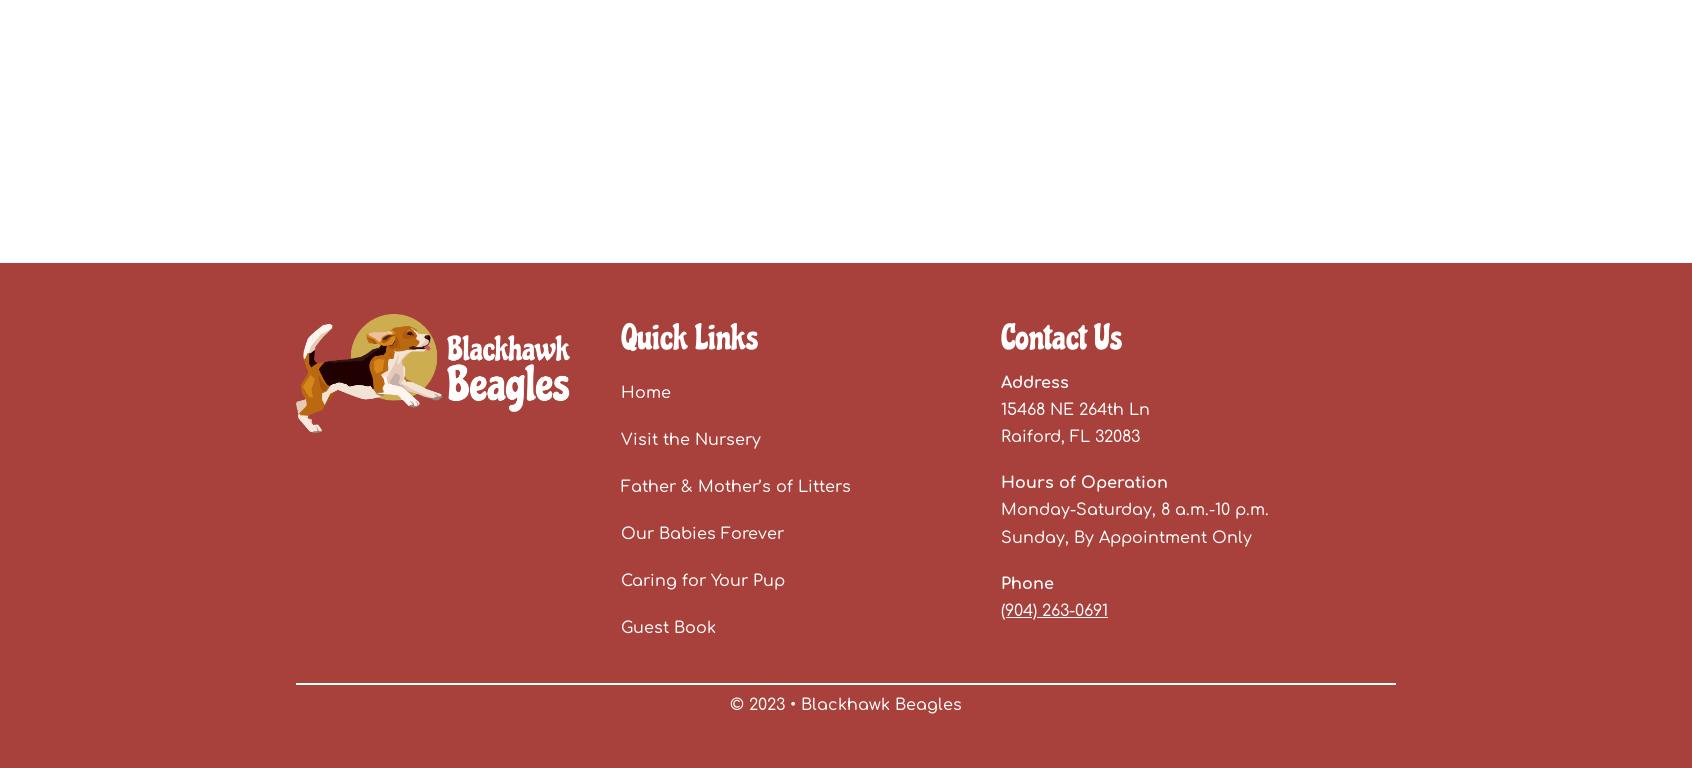 The width and height of the screenshot is (1692, 768). Describe the element at coordinates (735, 485) in the screenshot. I see `'Father & Mother’s of Litters'` at that location.